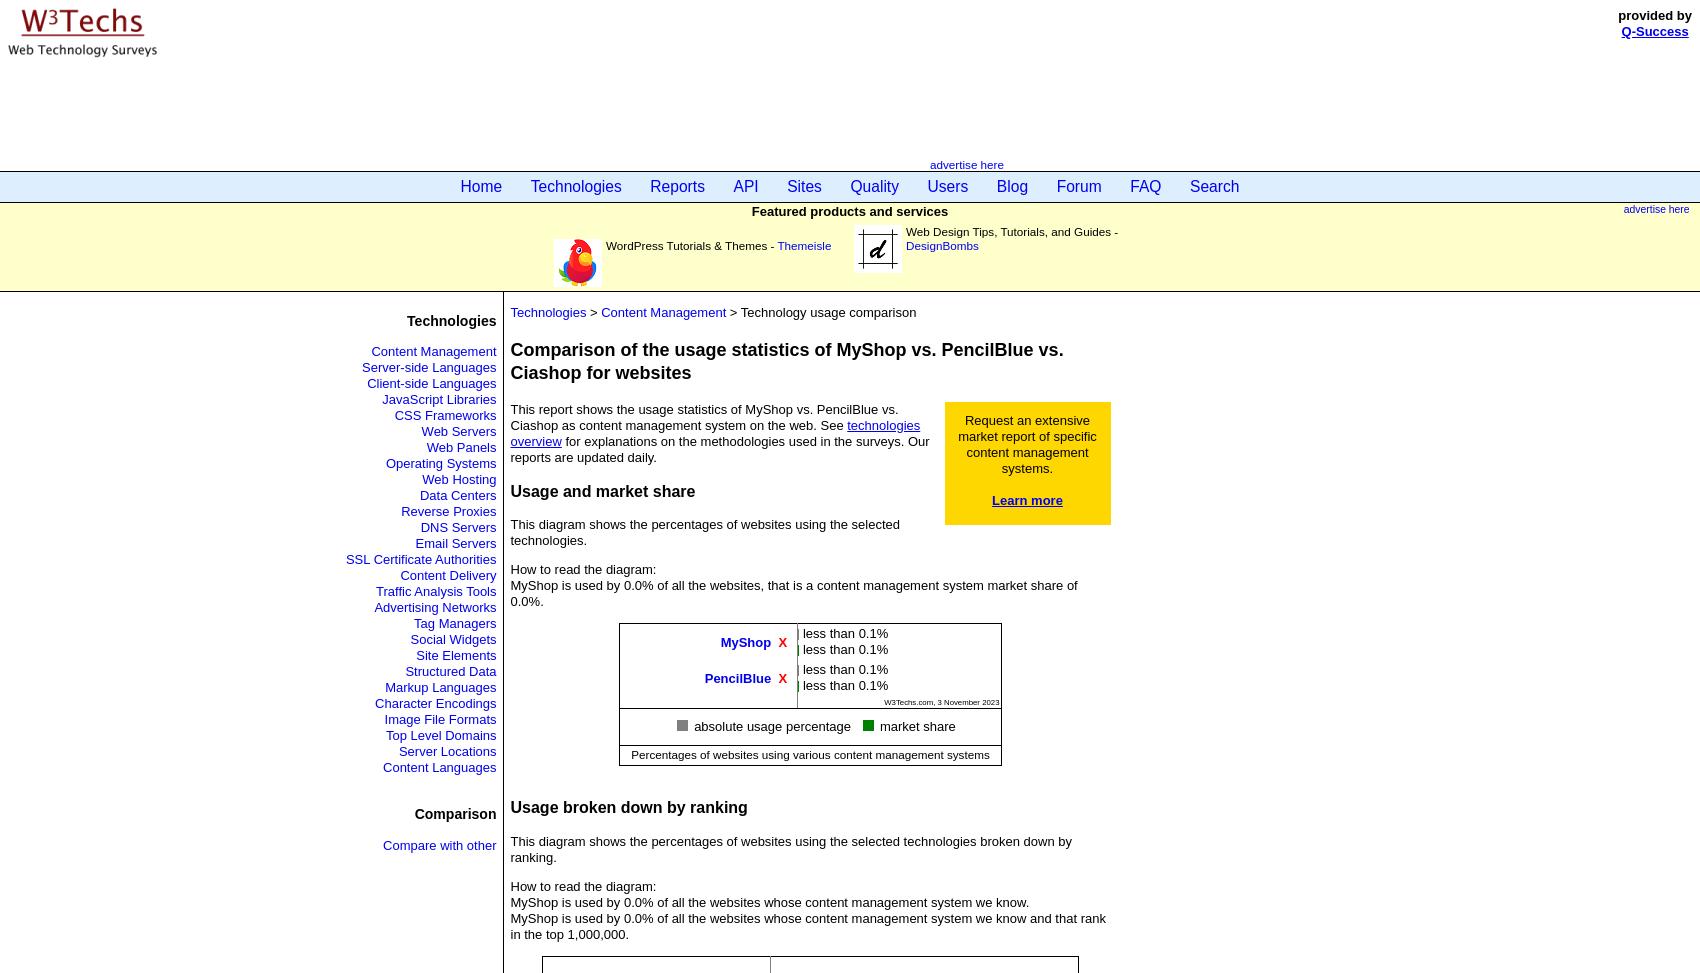 The width and height of the screenshot is (1700, 973). I want to click on 'Email Servers', so click(413, 542).